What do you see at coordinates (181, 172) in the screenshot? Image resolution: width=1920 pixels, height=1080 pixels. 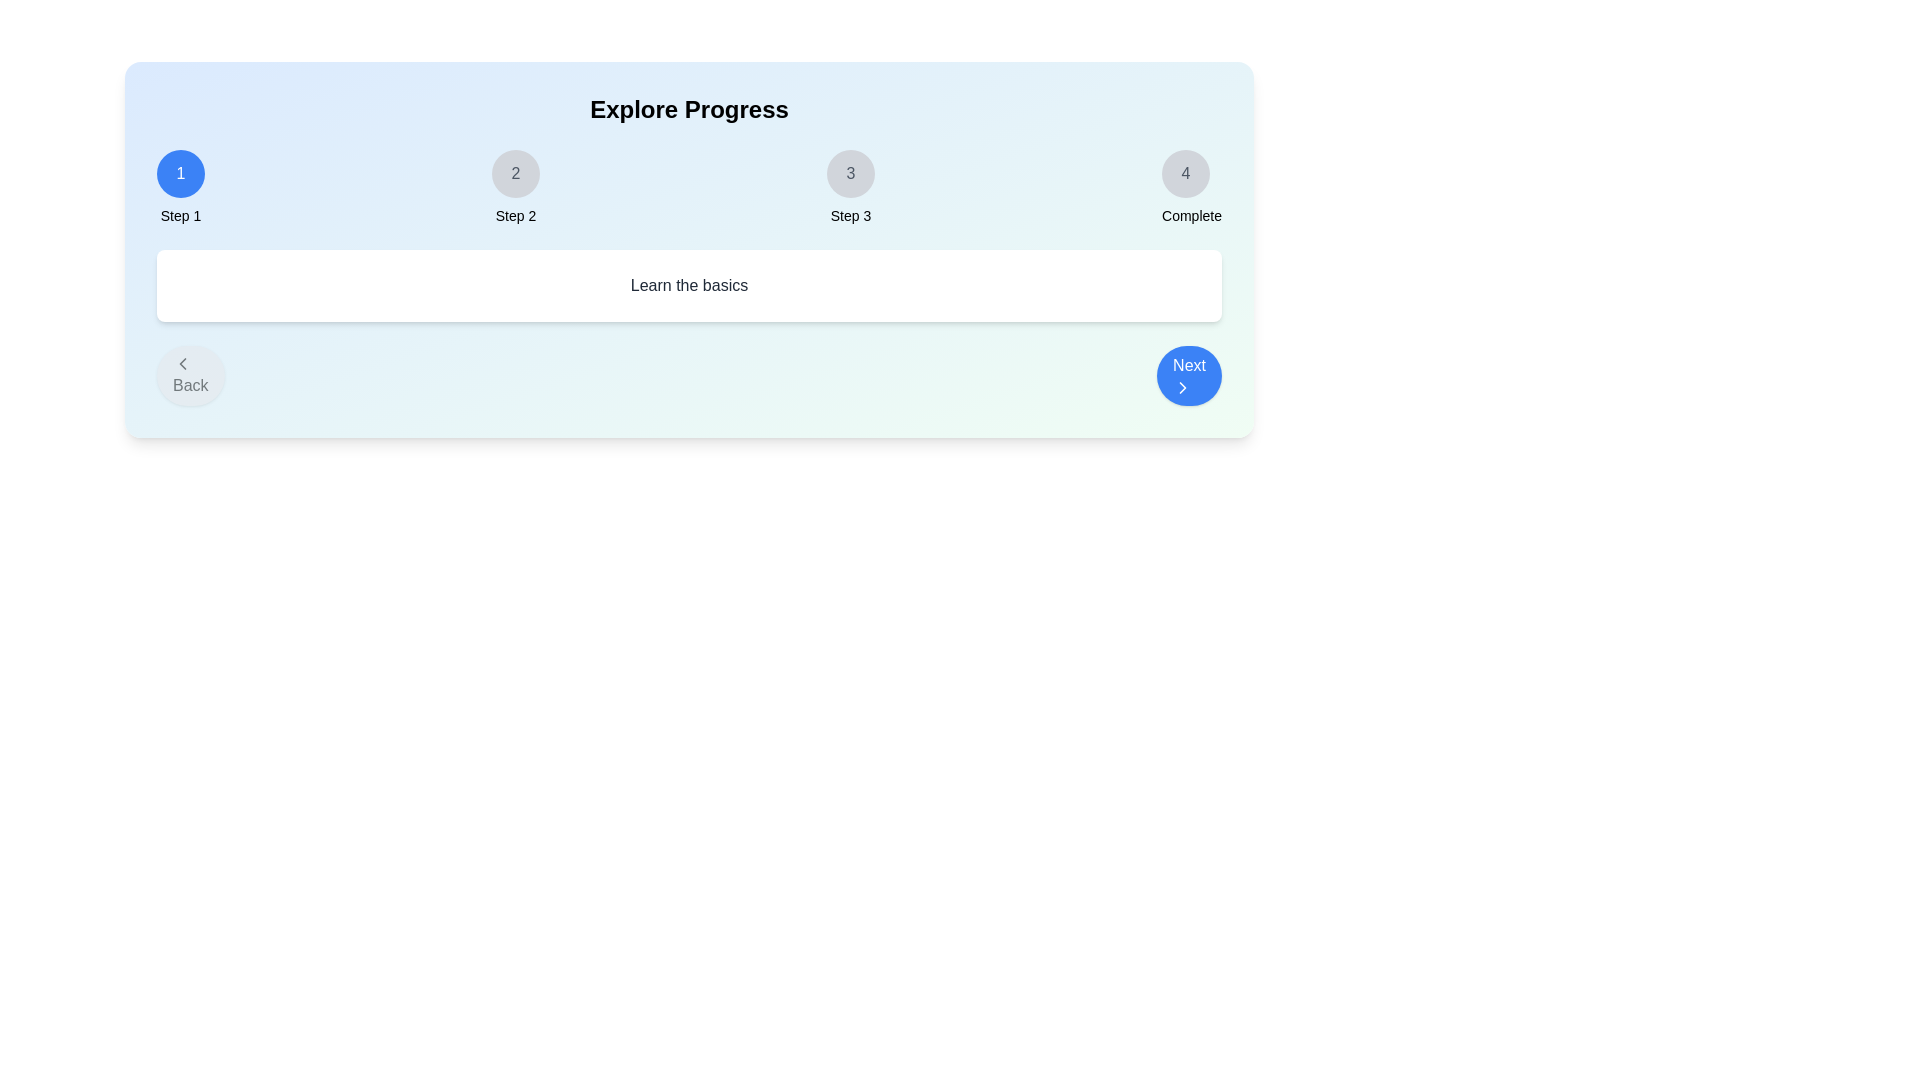 I see `the step indicator for Step 1 to navigate to that step` at bounding box center [181, 172].